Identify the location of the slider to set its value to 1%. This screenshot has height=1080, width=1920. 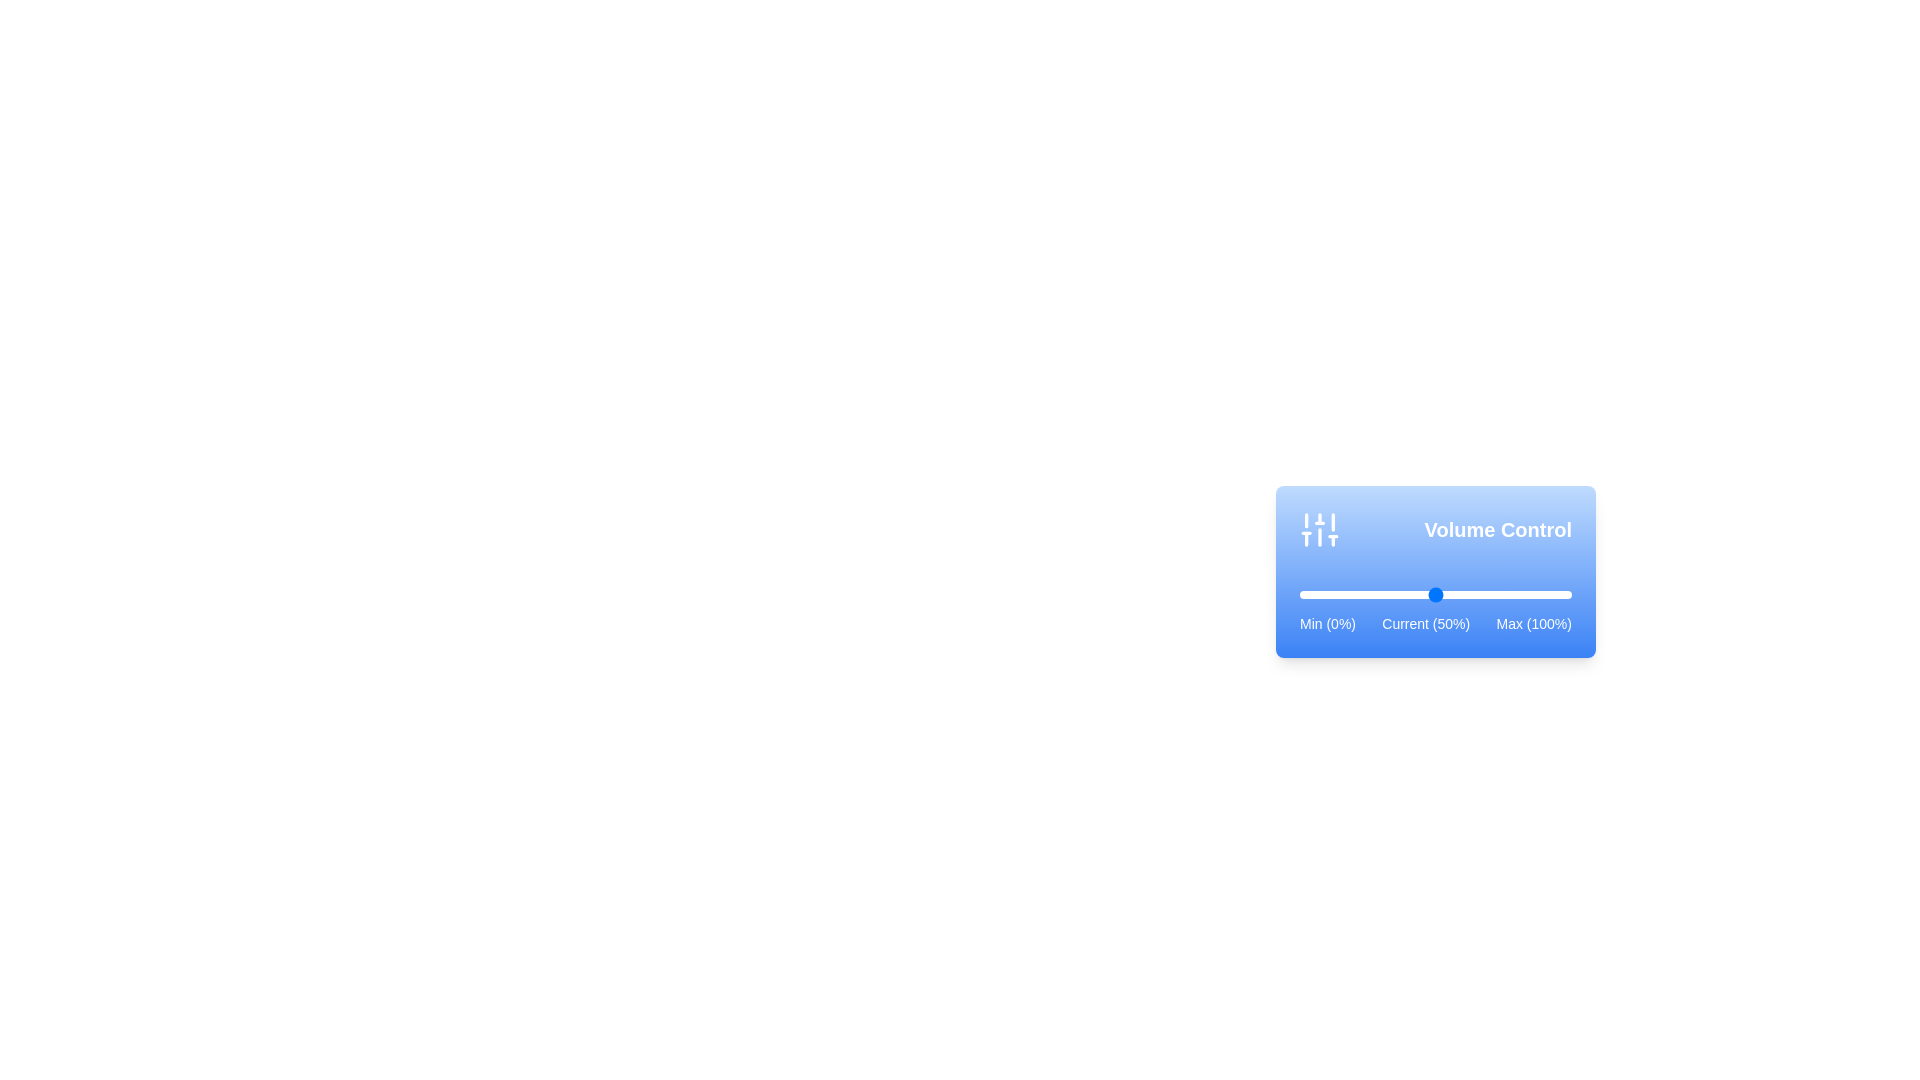
(1302, 593).